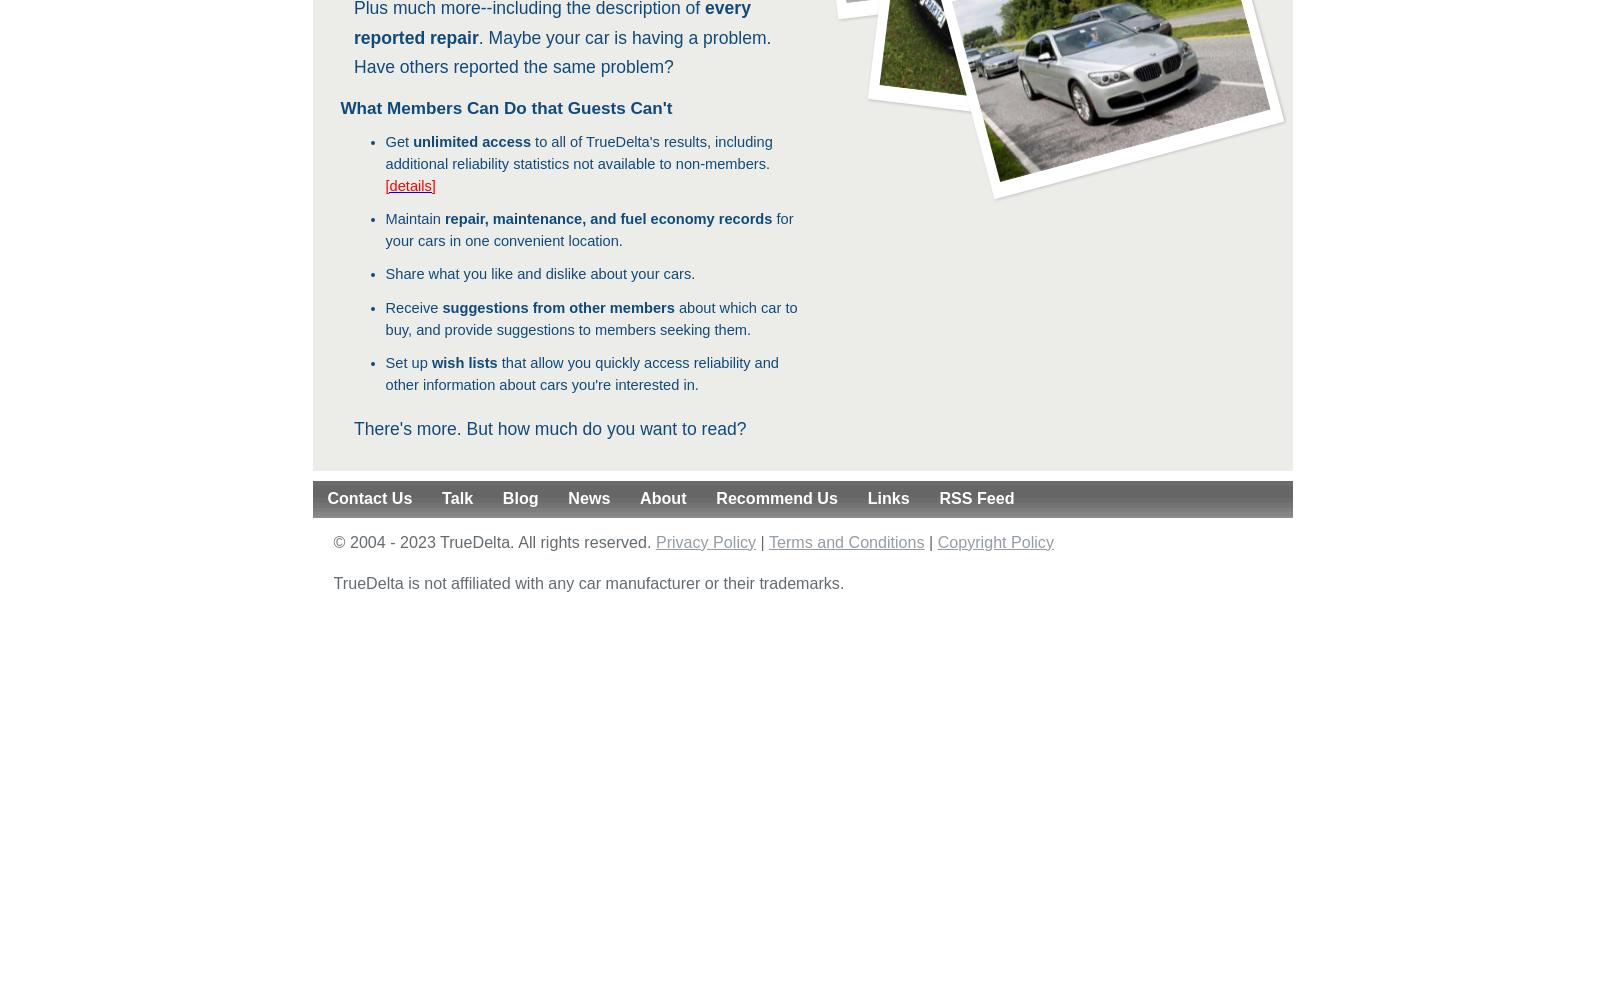  I want to click on 'What Members Can Do that Guests Can't', so click(505, 106).